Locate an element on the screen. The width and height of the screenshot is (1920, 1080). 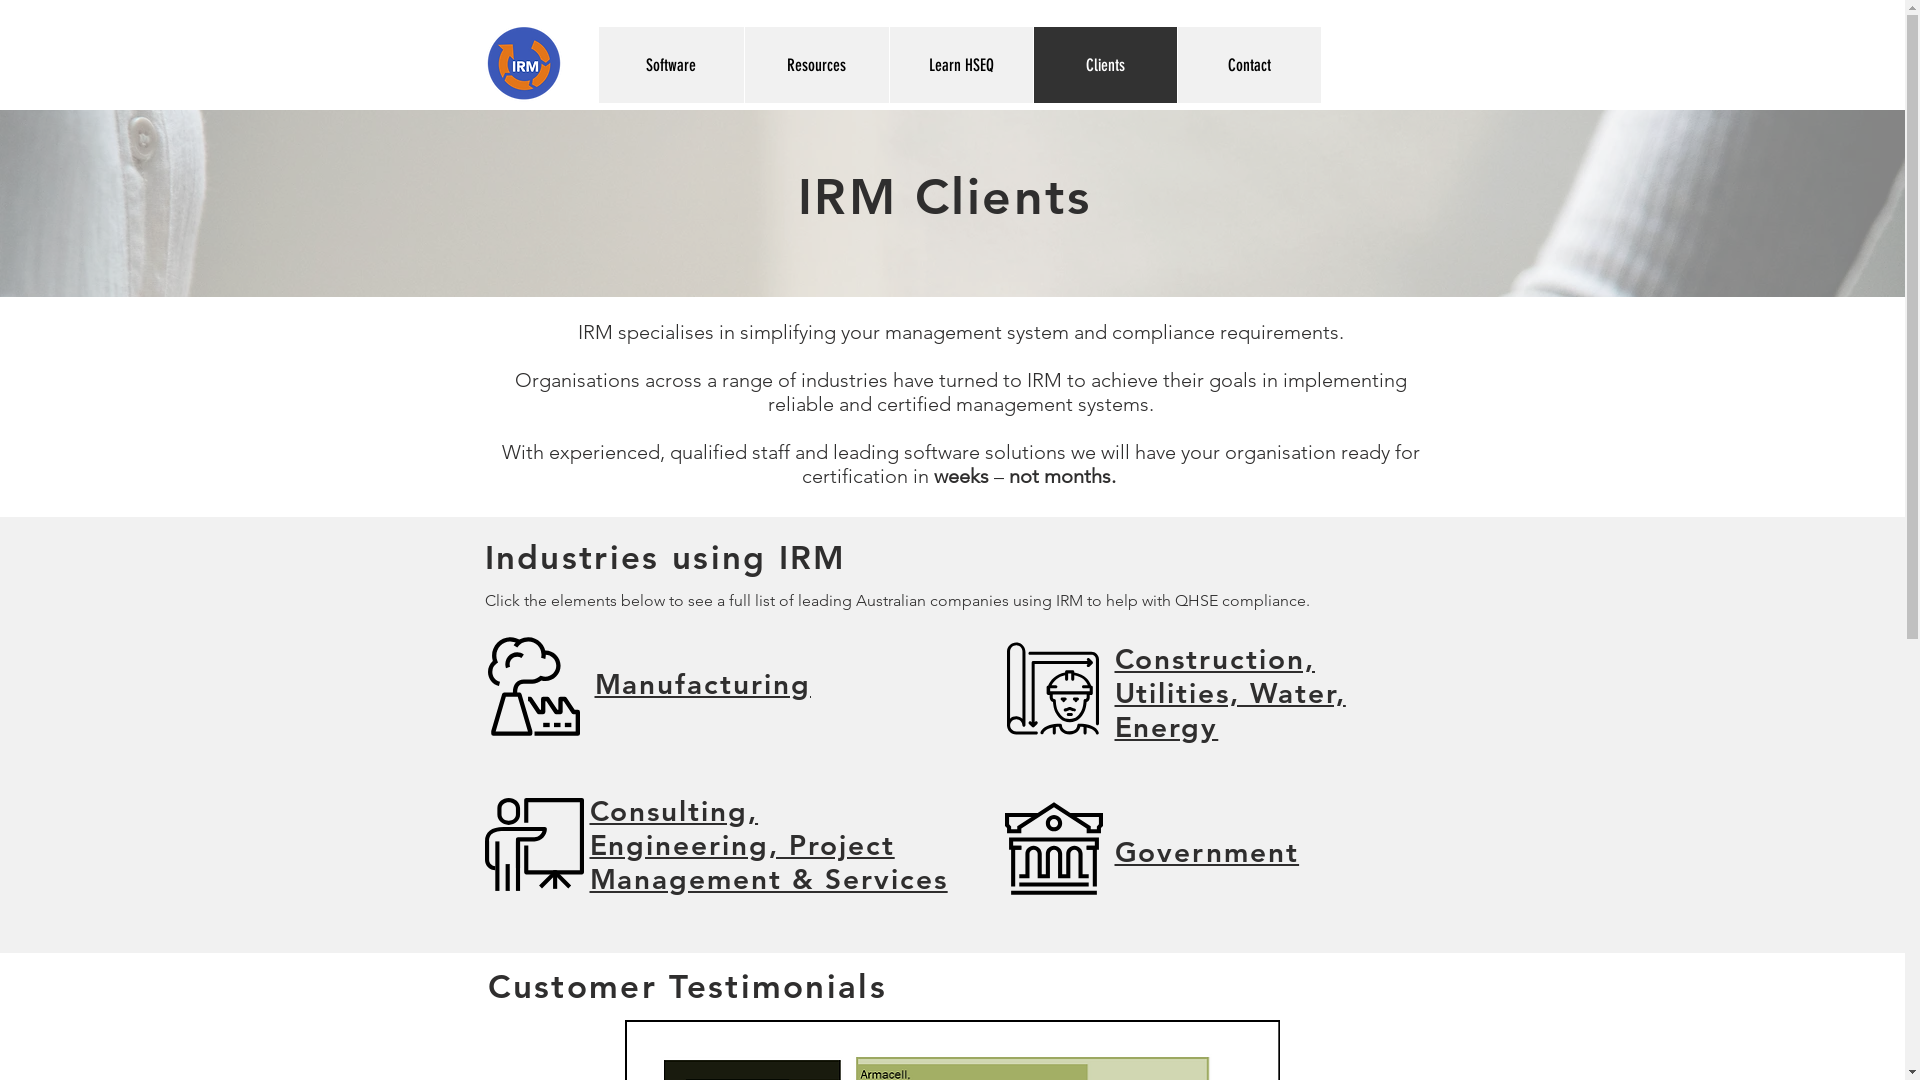
'Resources' is located at coordinates (816, 64).